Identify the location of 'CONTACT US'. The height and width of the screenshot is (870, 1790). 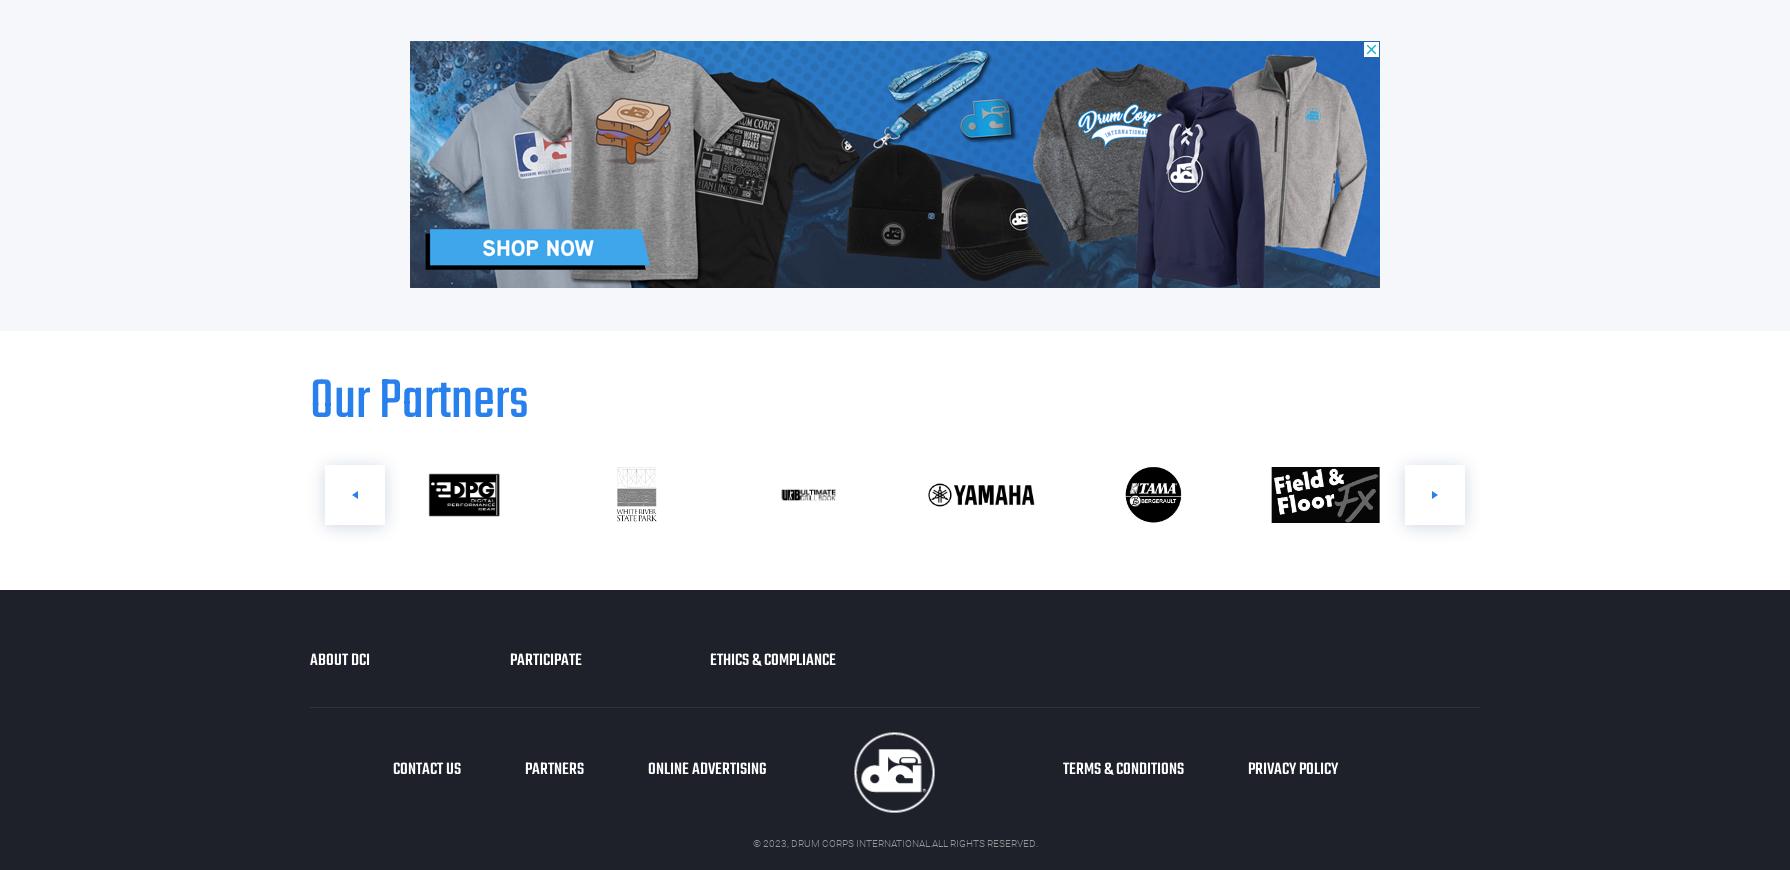
(426, 770).